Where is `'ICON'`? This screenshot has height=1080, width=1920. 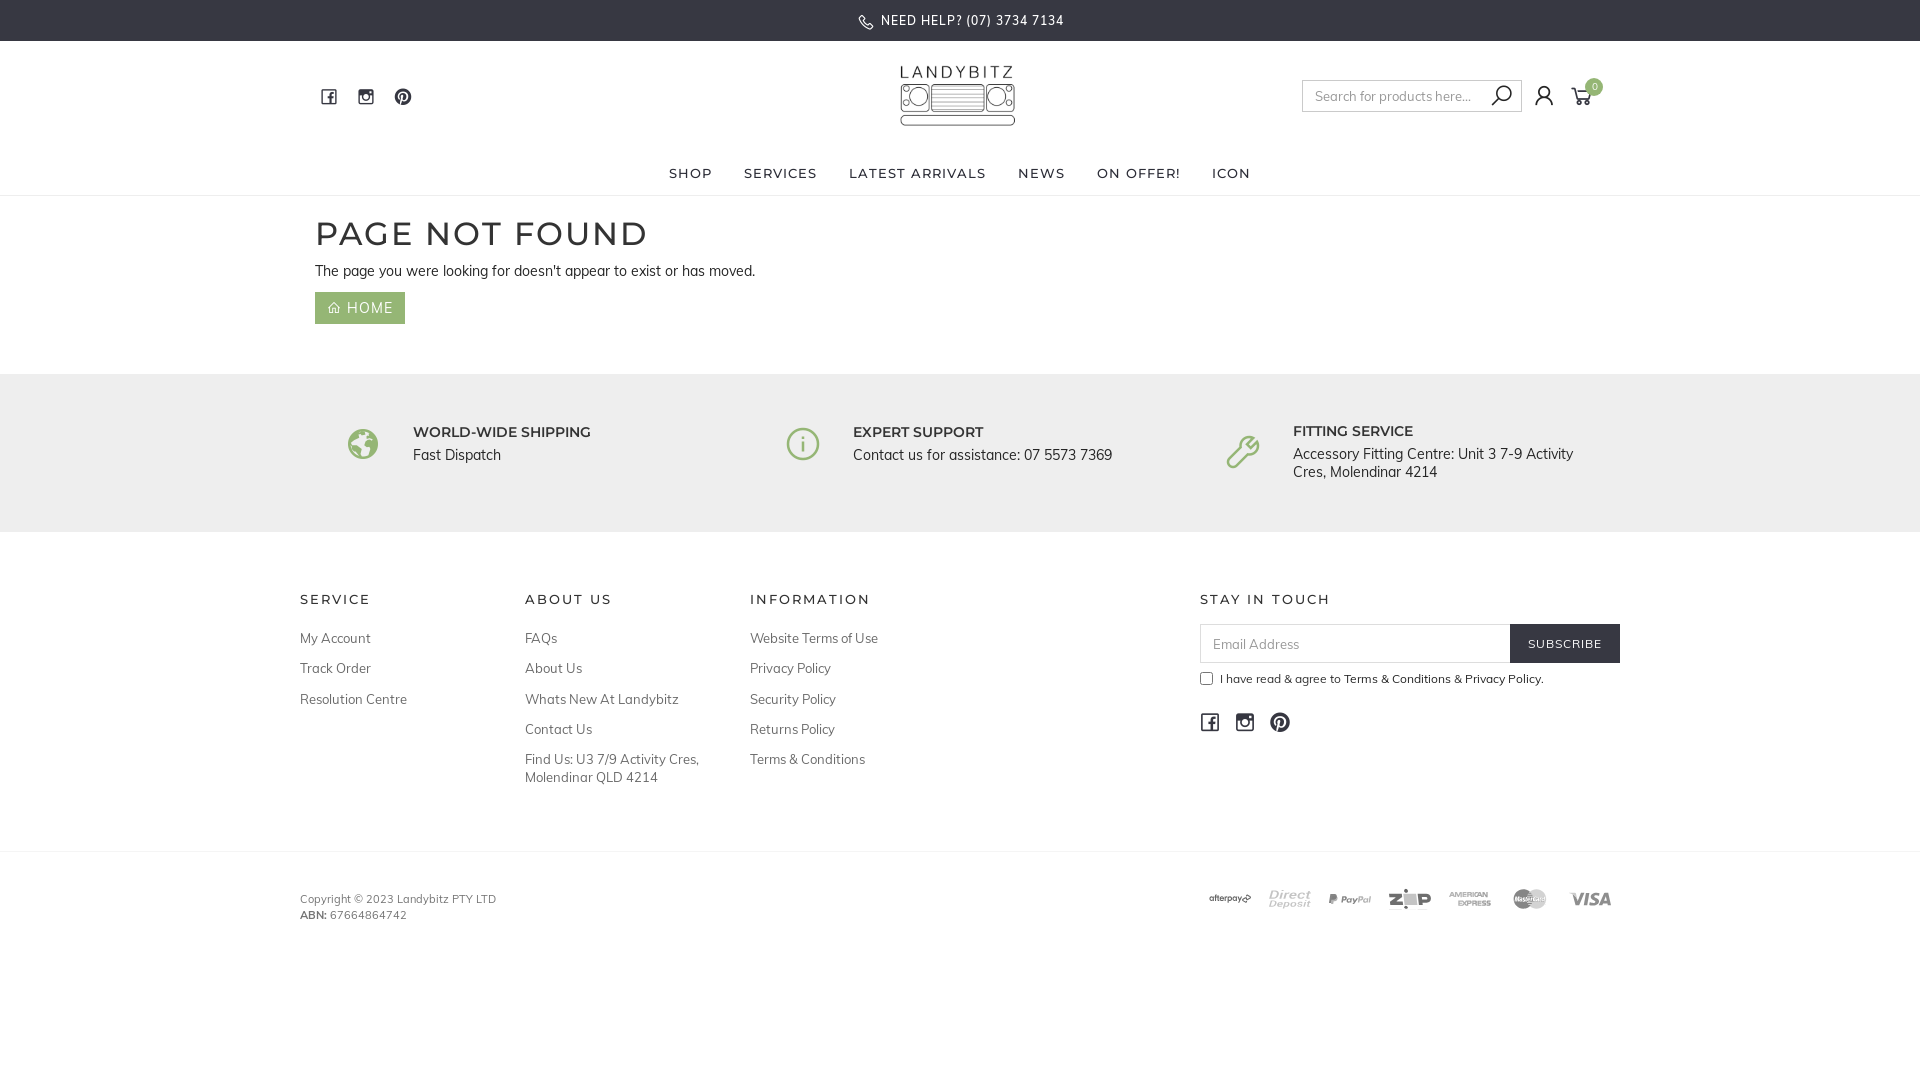
'ICON' is located at coordinates (1230, 172).